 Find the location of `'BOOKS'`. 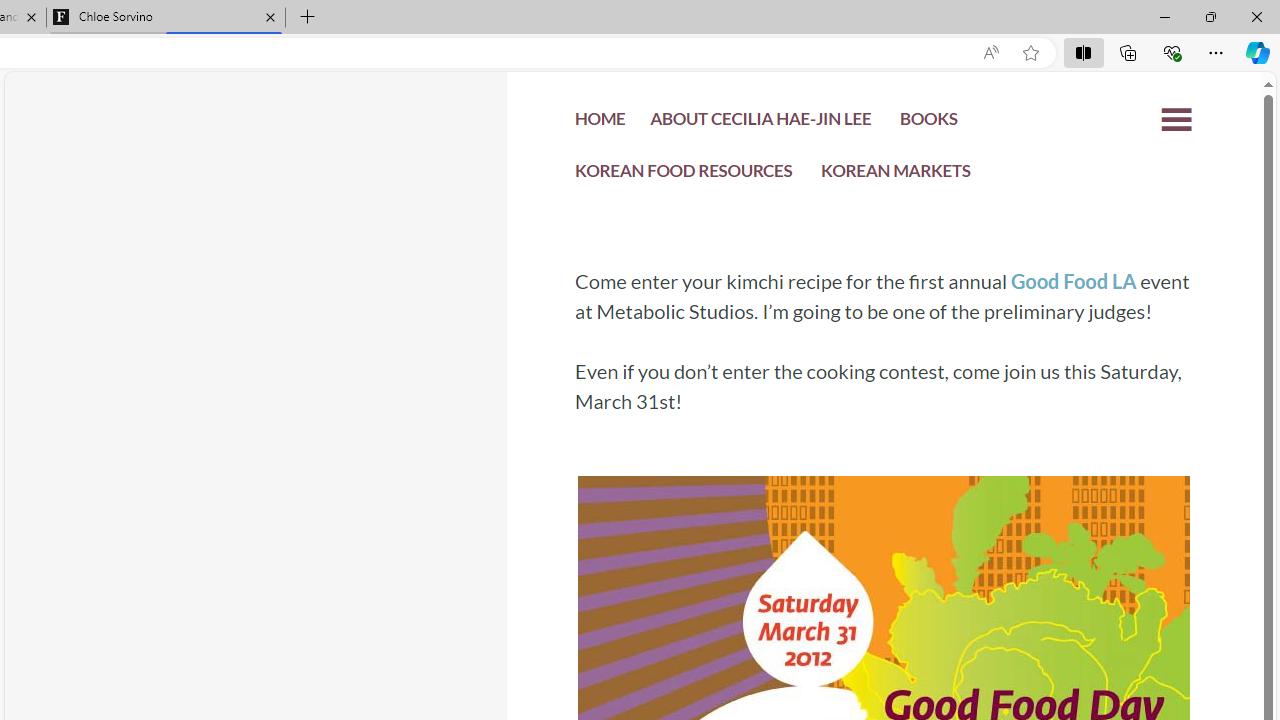

'BOOKS' is located at coordinates (927, 124).